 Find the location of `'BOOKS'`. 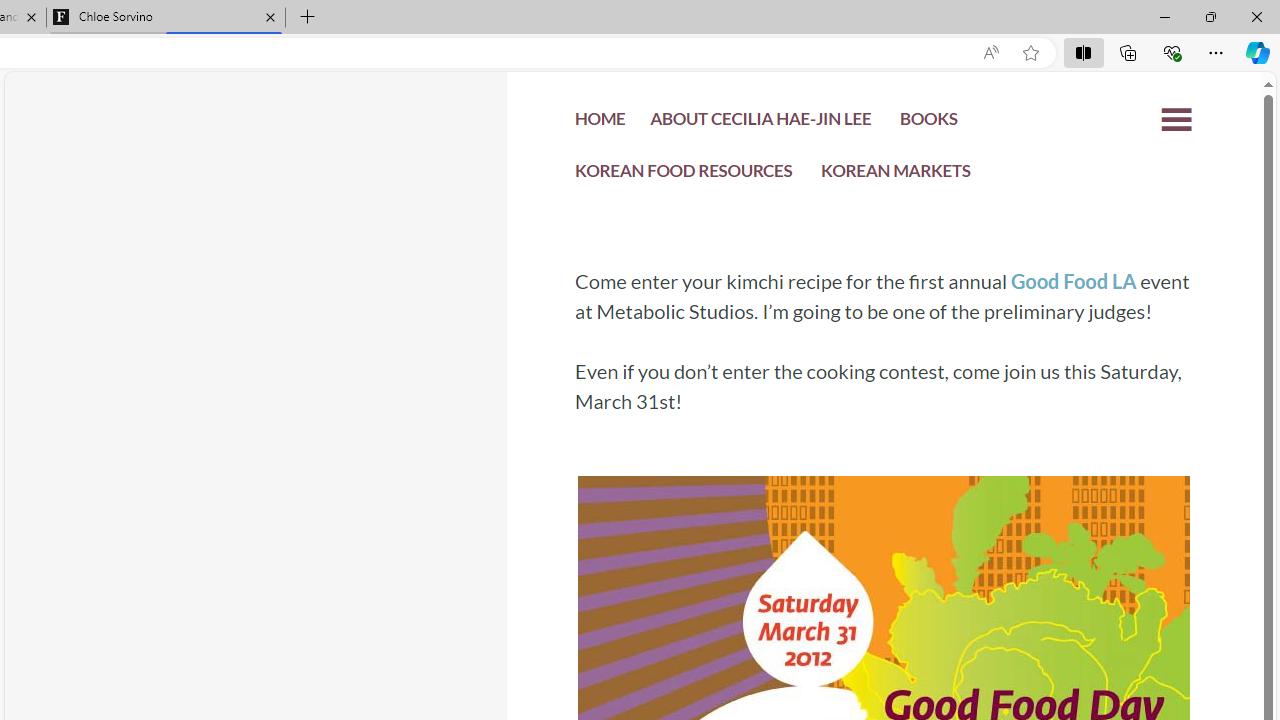

'BOOKS' is located at coordinates (927, 124).